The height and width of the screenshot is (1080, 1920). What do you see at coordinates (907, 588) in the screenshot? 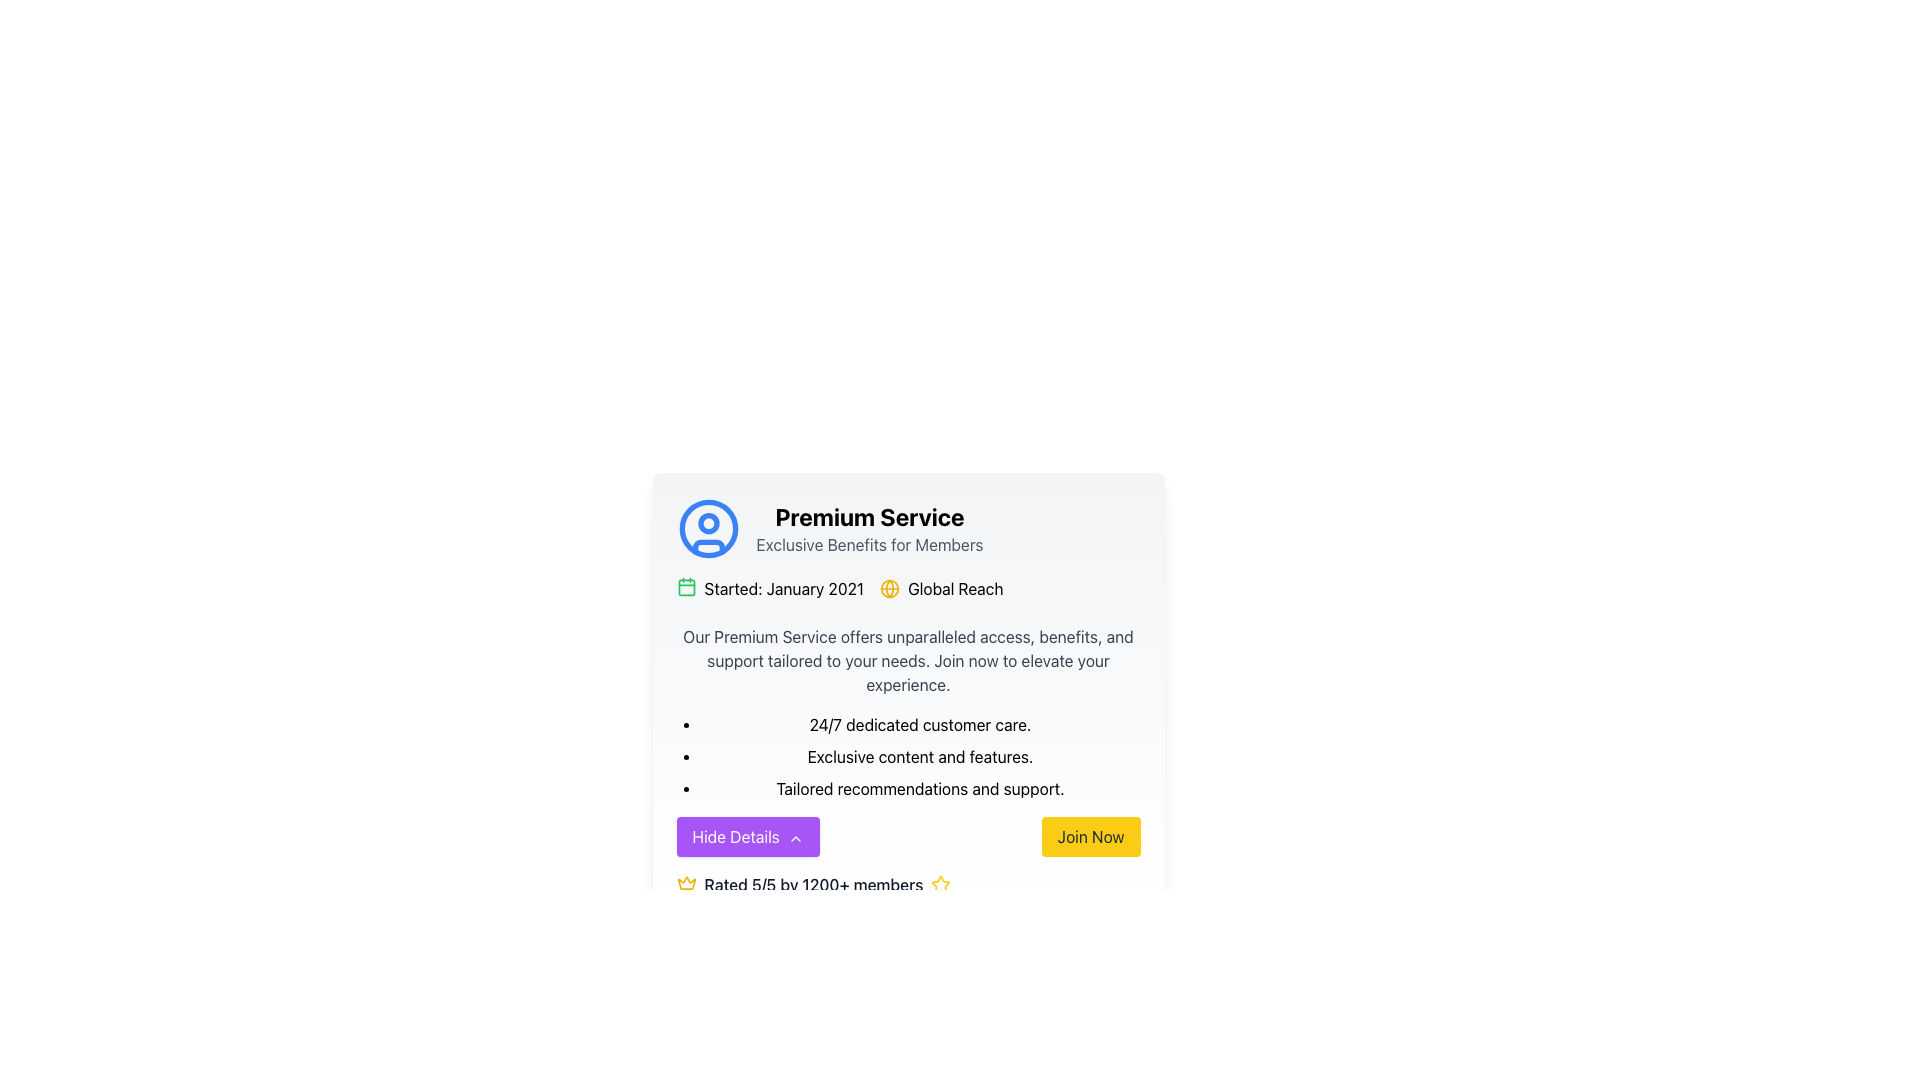
I see `the textual metadata display with accompanying icons located below the 'Premium Service' header and above the service benefits paragraph` at bounding box center [907, 588].